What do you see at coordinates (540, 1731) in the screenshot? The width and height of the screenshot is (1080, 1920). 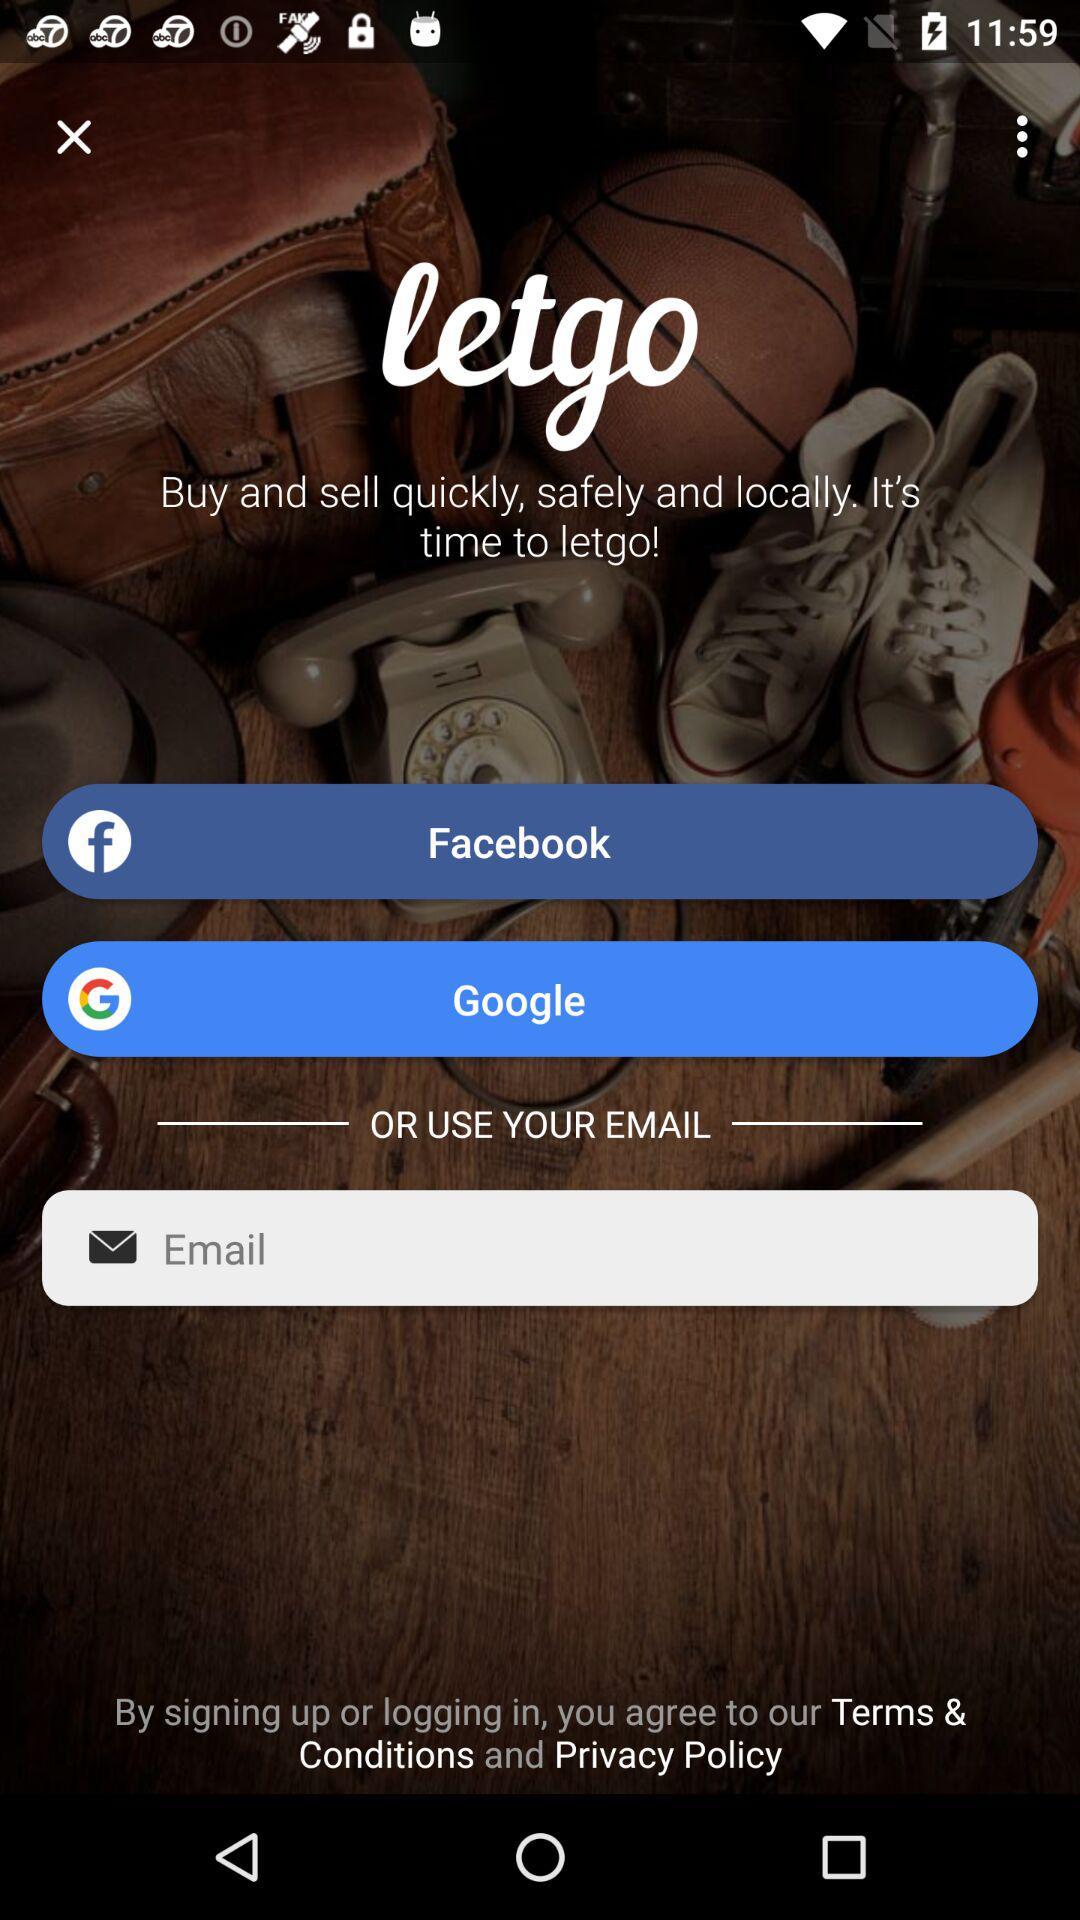 I see `by signing up icon` at bounding box center [540, 1731].